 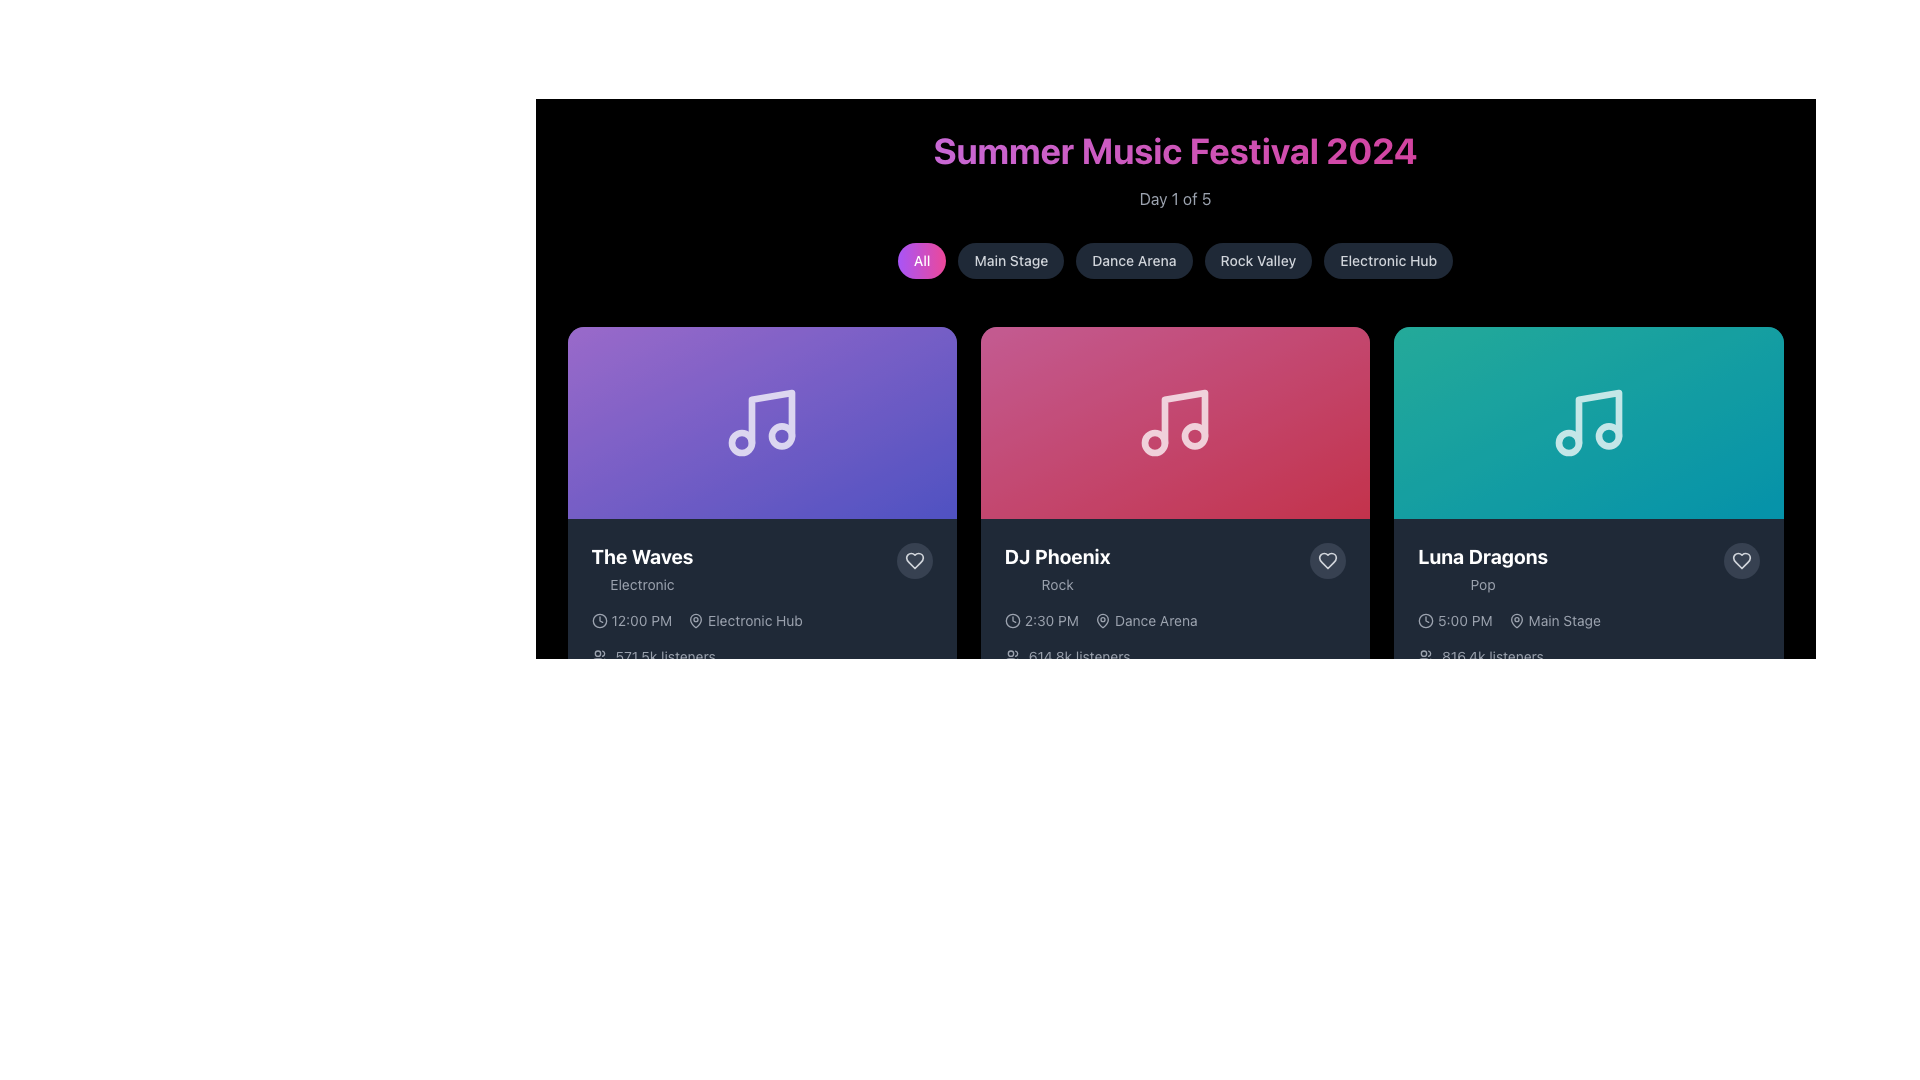 I want to click on displayed information of the static text element that shows the title 'The Waves' and the genre 'Electronic' in the first card on the left side of the interface, so click(x=642, y=569).